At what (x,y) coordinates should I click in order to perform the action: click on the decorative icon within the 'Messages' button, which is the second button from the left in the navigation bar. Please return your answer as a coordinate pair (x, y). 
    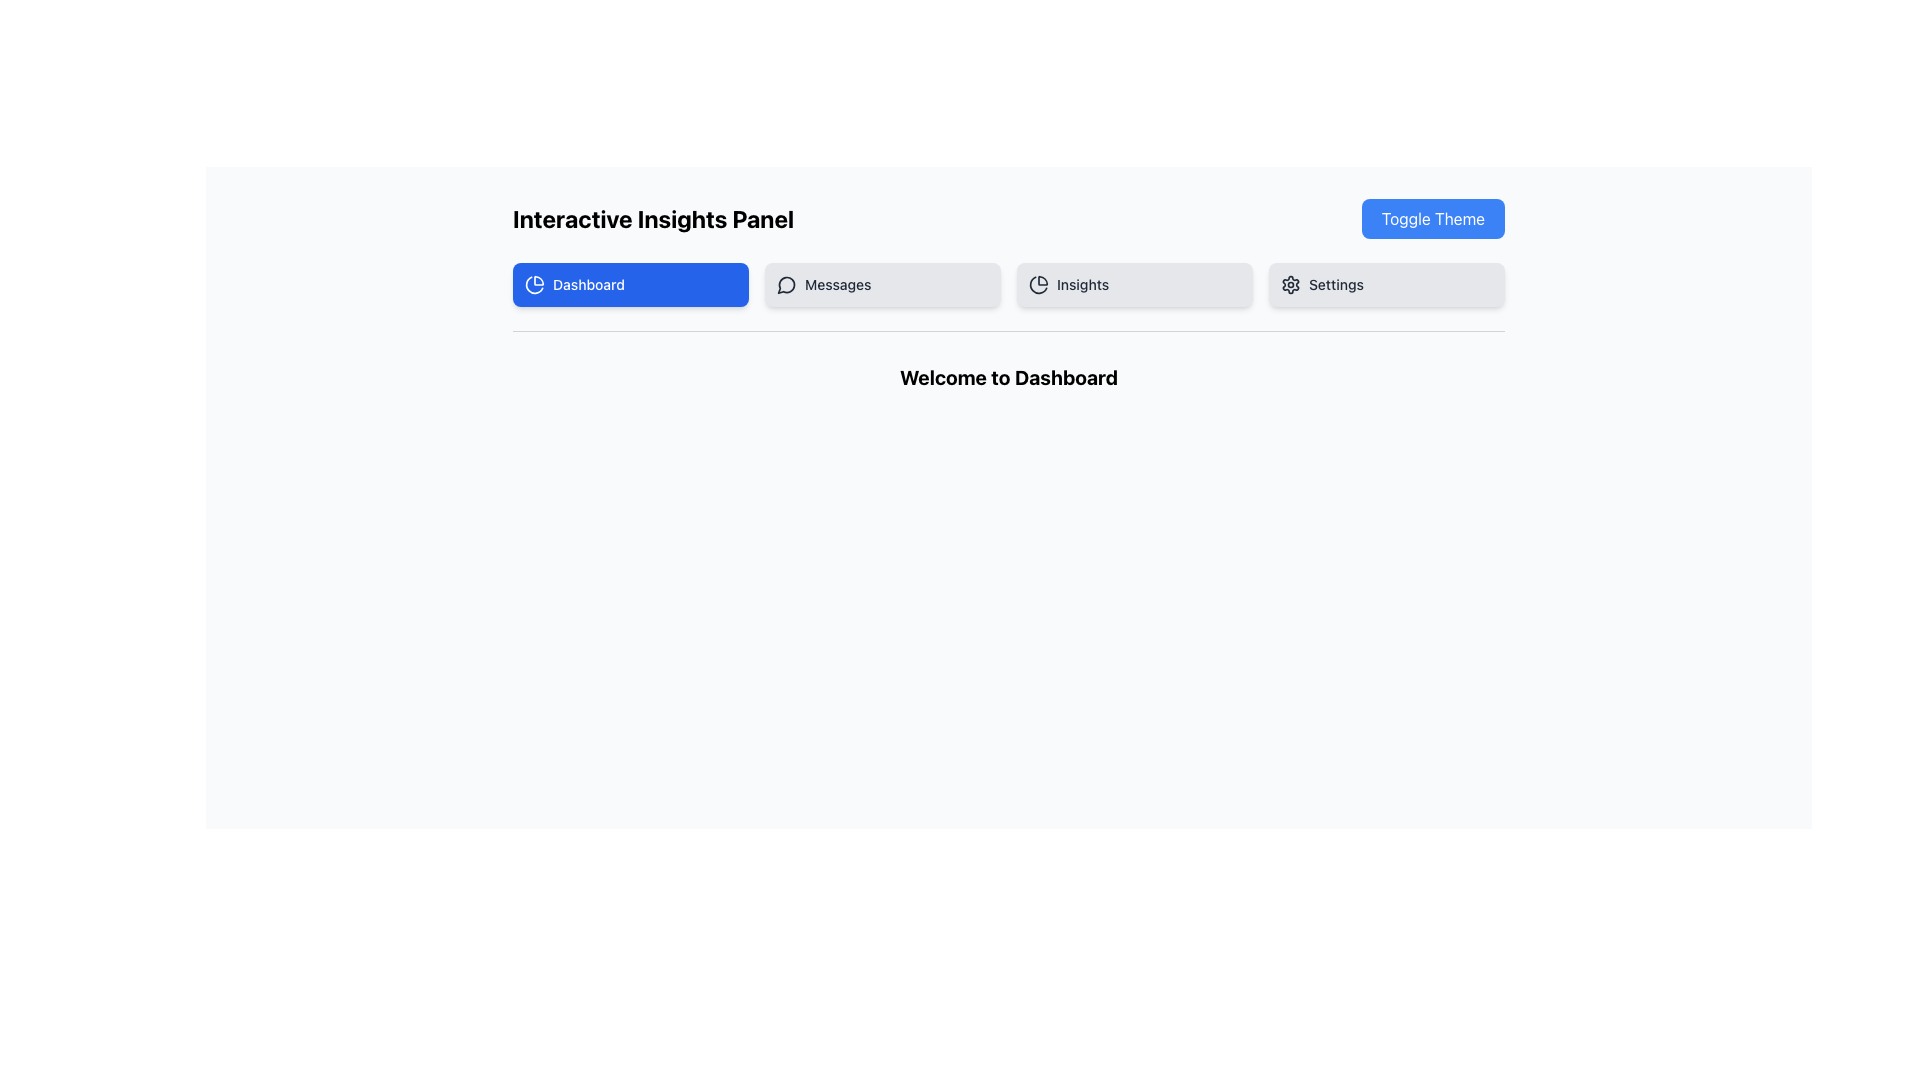
    Looking at the image, I should click on (786, 285).